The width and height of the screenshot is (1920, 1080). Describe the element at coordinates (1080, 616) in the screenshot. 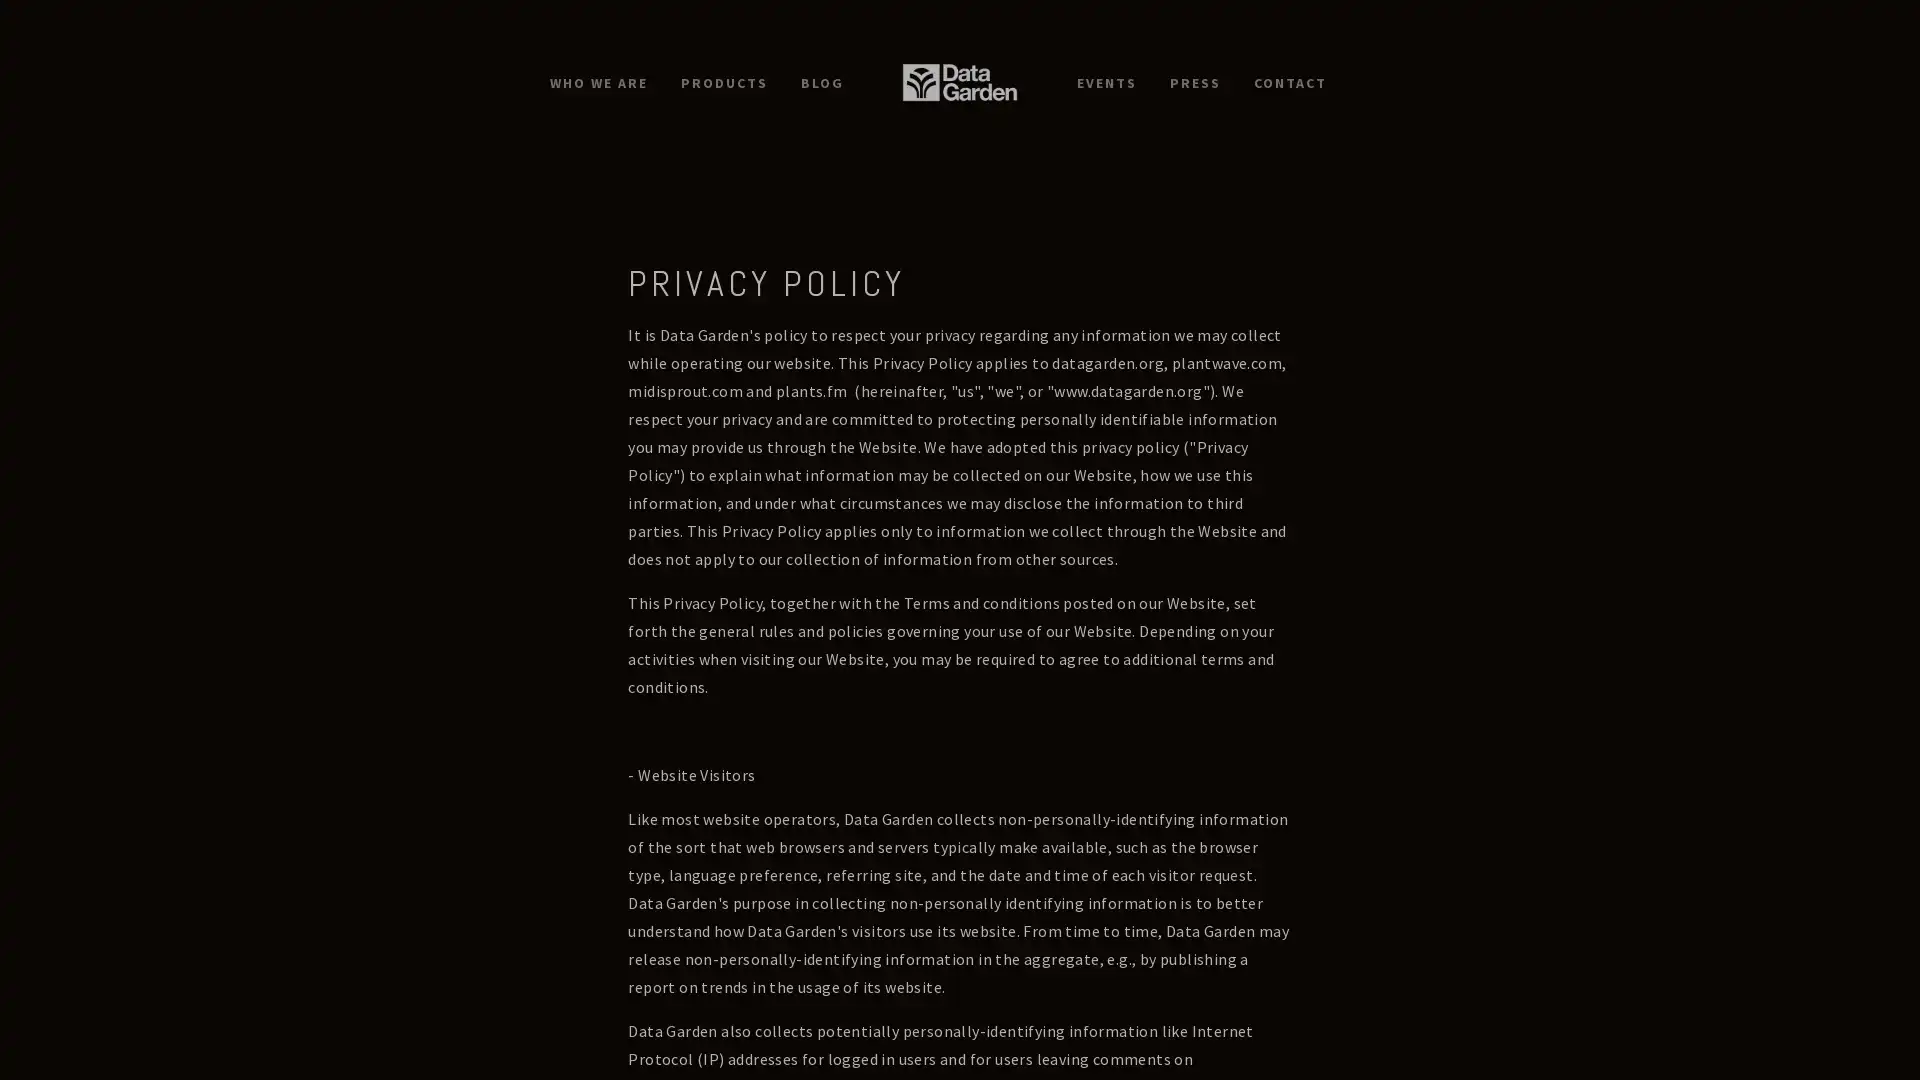

I see `Subscribe` at that location.